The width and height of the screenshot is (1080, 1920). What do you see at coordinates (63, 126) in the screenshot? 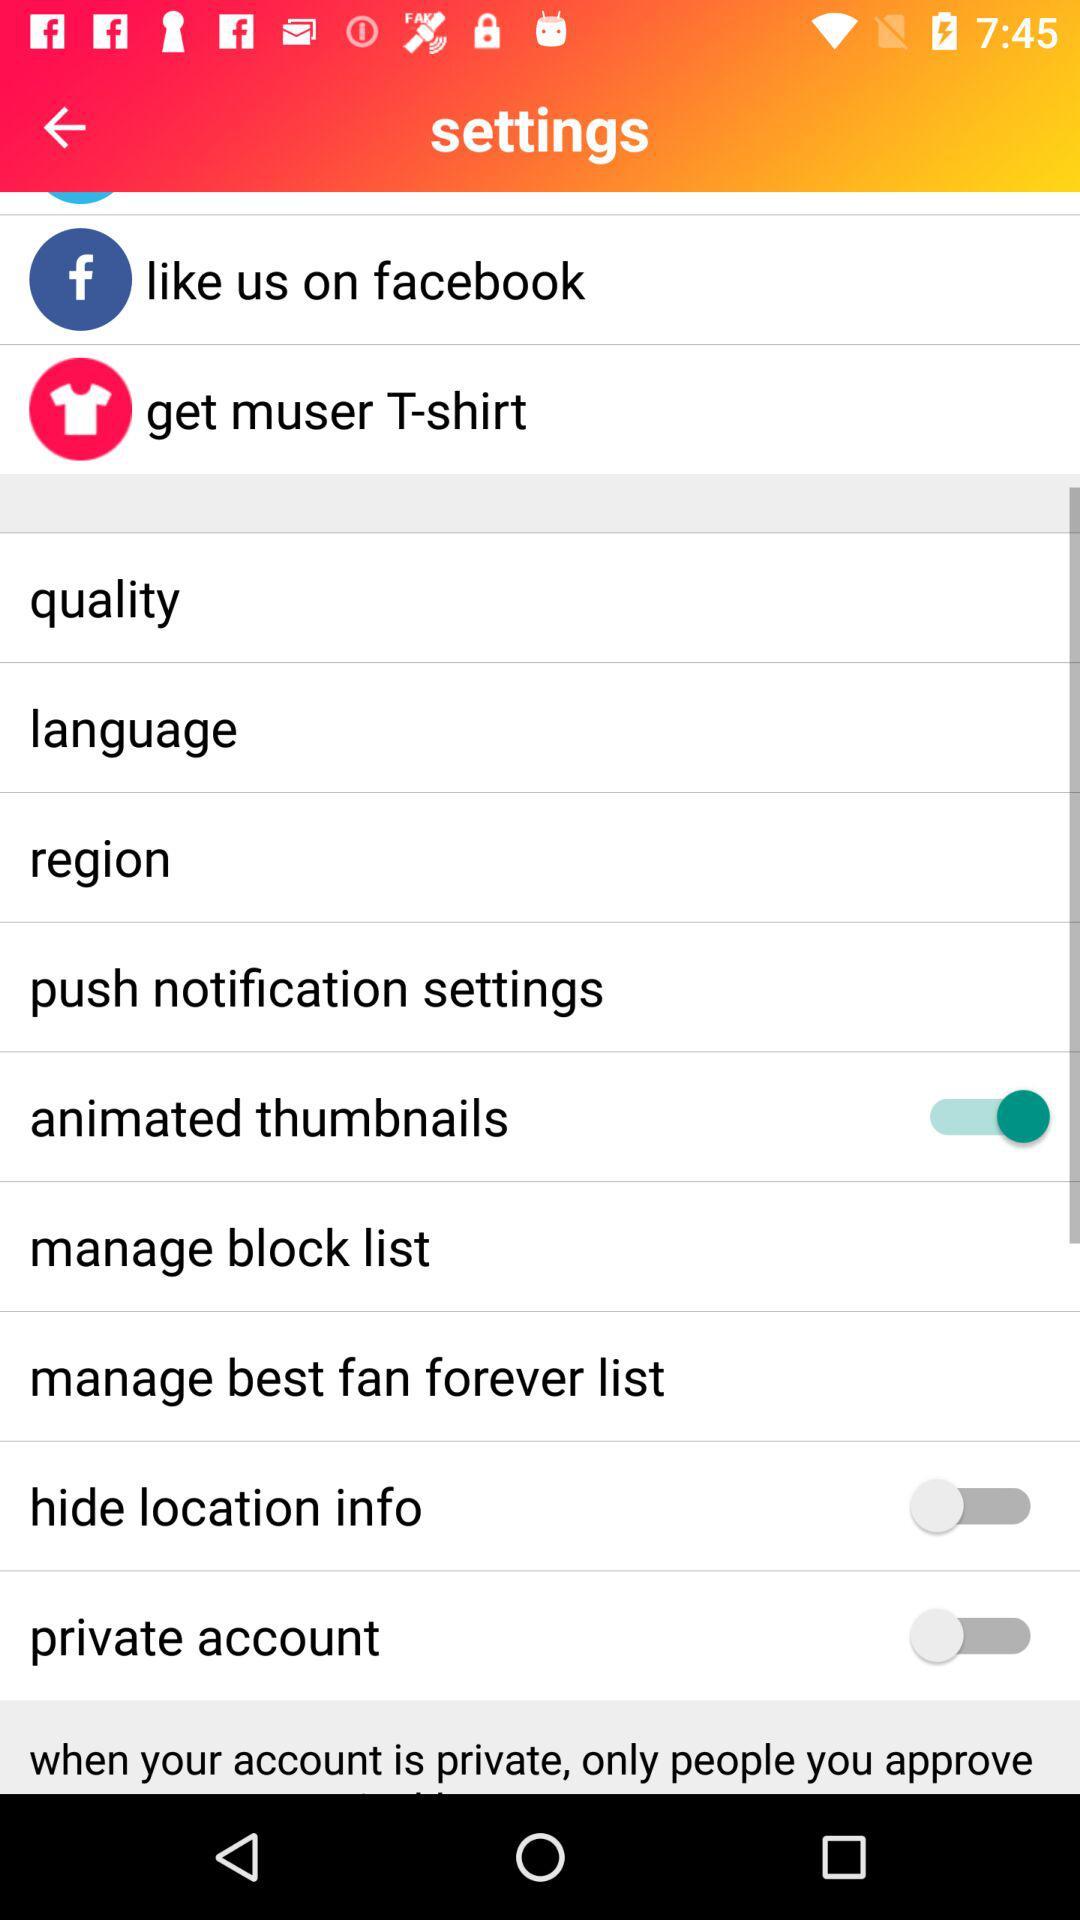
I see `the arrow_backward icon` at bounding box center [63, 126].